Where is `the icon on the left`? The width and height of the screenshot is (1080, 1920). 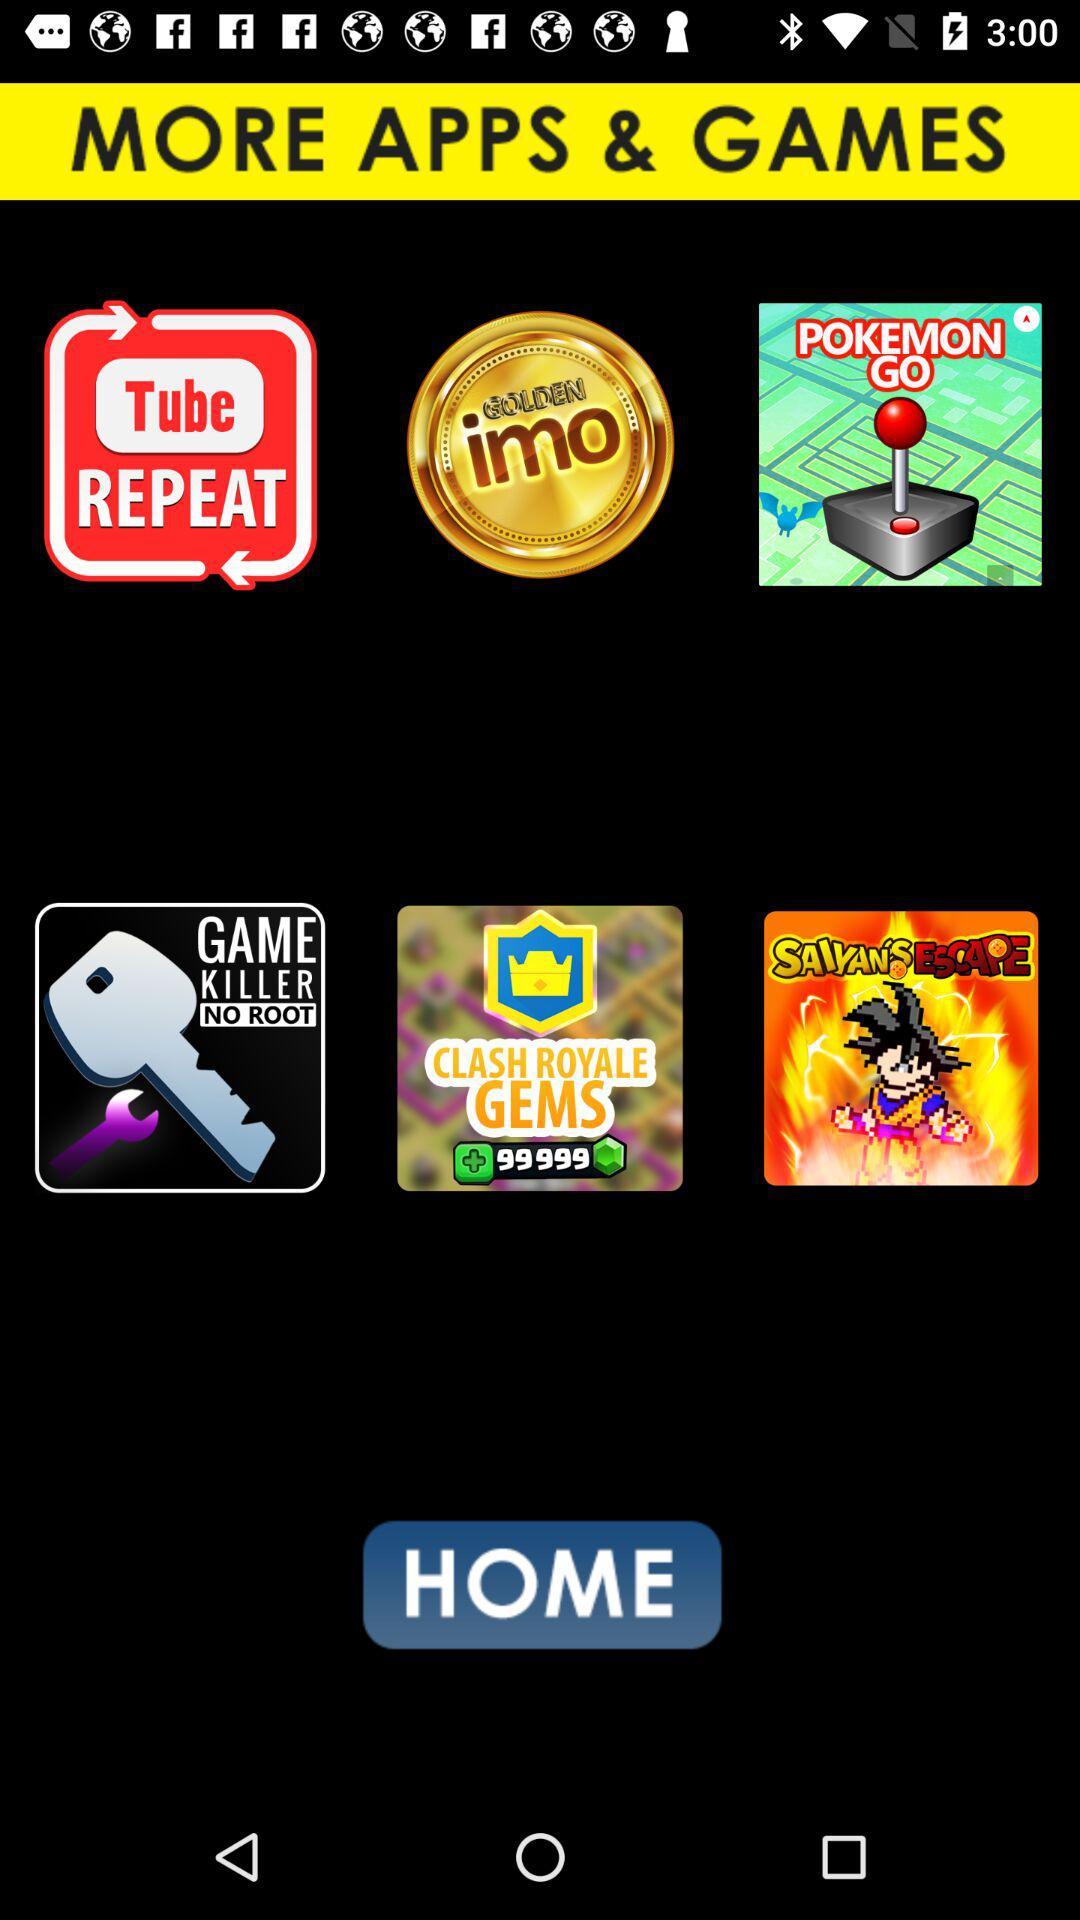 the icon on the left is located at coordinates (180, 1047).